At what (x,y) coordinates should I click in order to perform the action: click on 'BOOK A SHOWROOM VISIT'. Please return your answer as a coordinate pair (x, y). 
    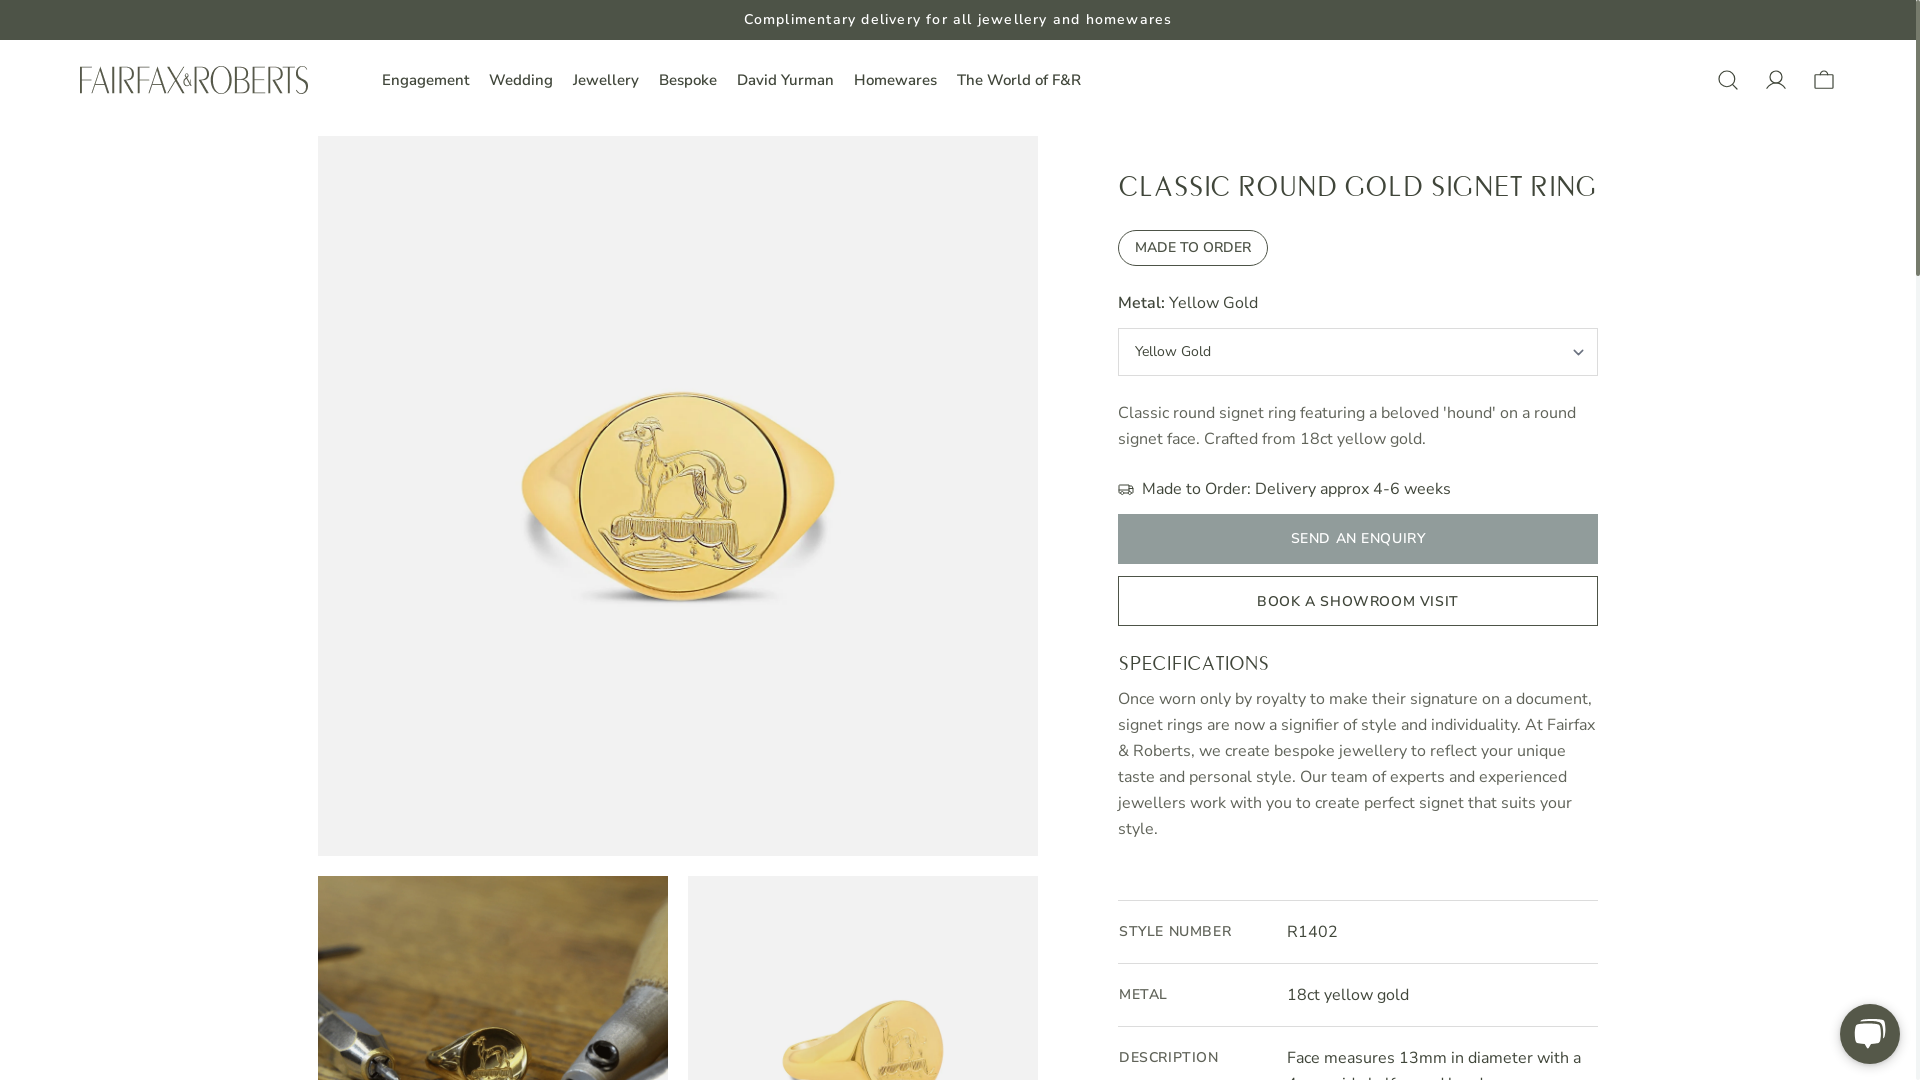
    Looking at the image, I should click on (1358, 600).